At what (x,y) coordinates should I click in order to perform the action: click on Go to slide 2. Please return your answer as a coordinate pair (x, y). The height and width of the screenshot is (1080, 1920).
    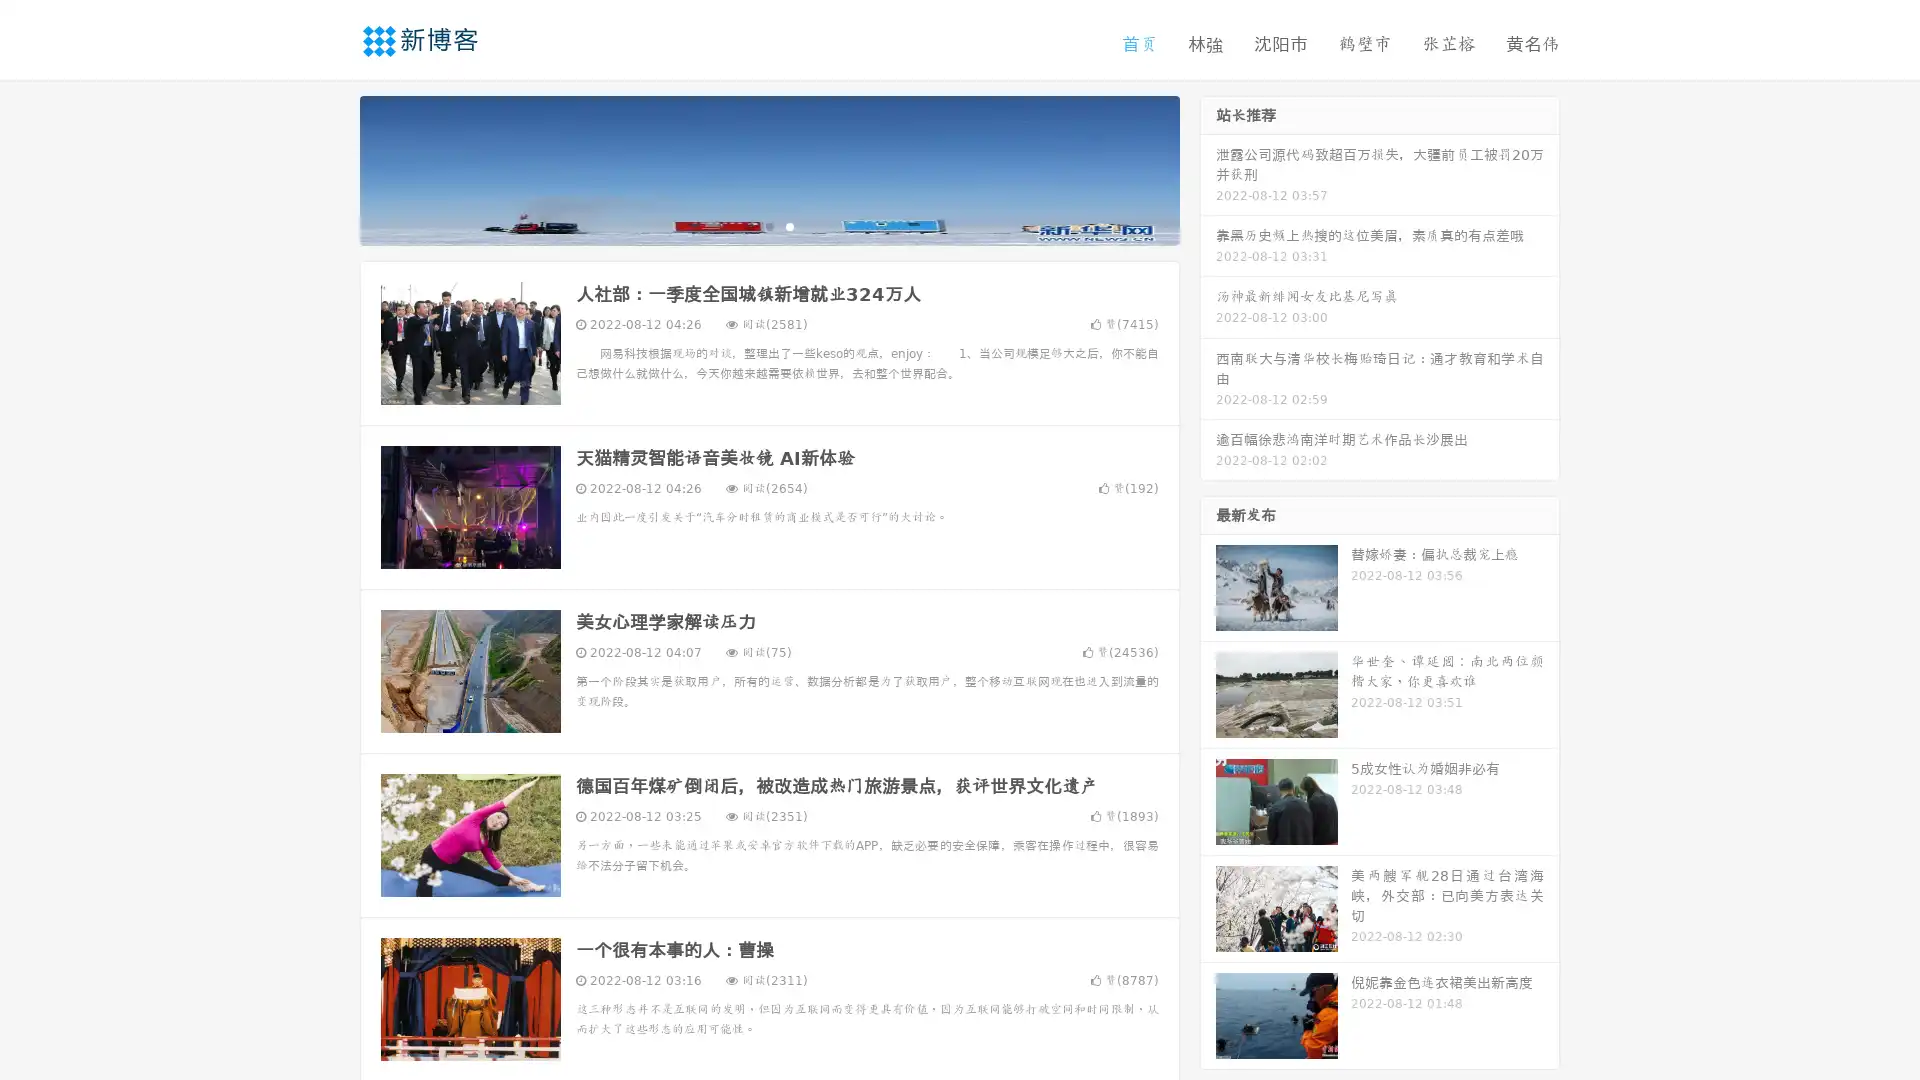
    Looking at the image, I should click on (768, 225).